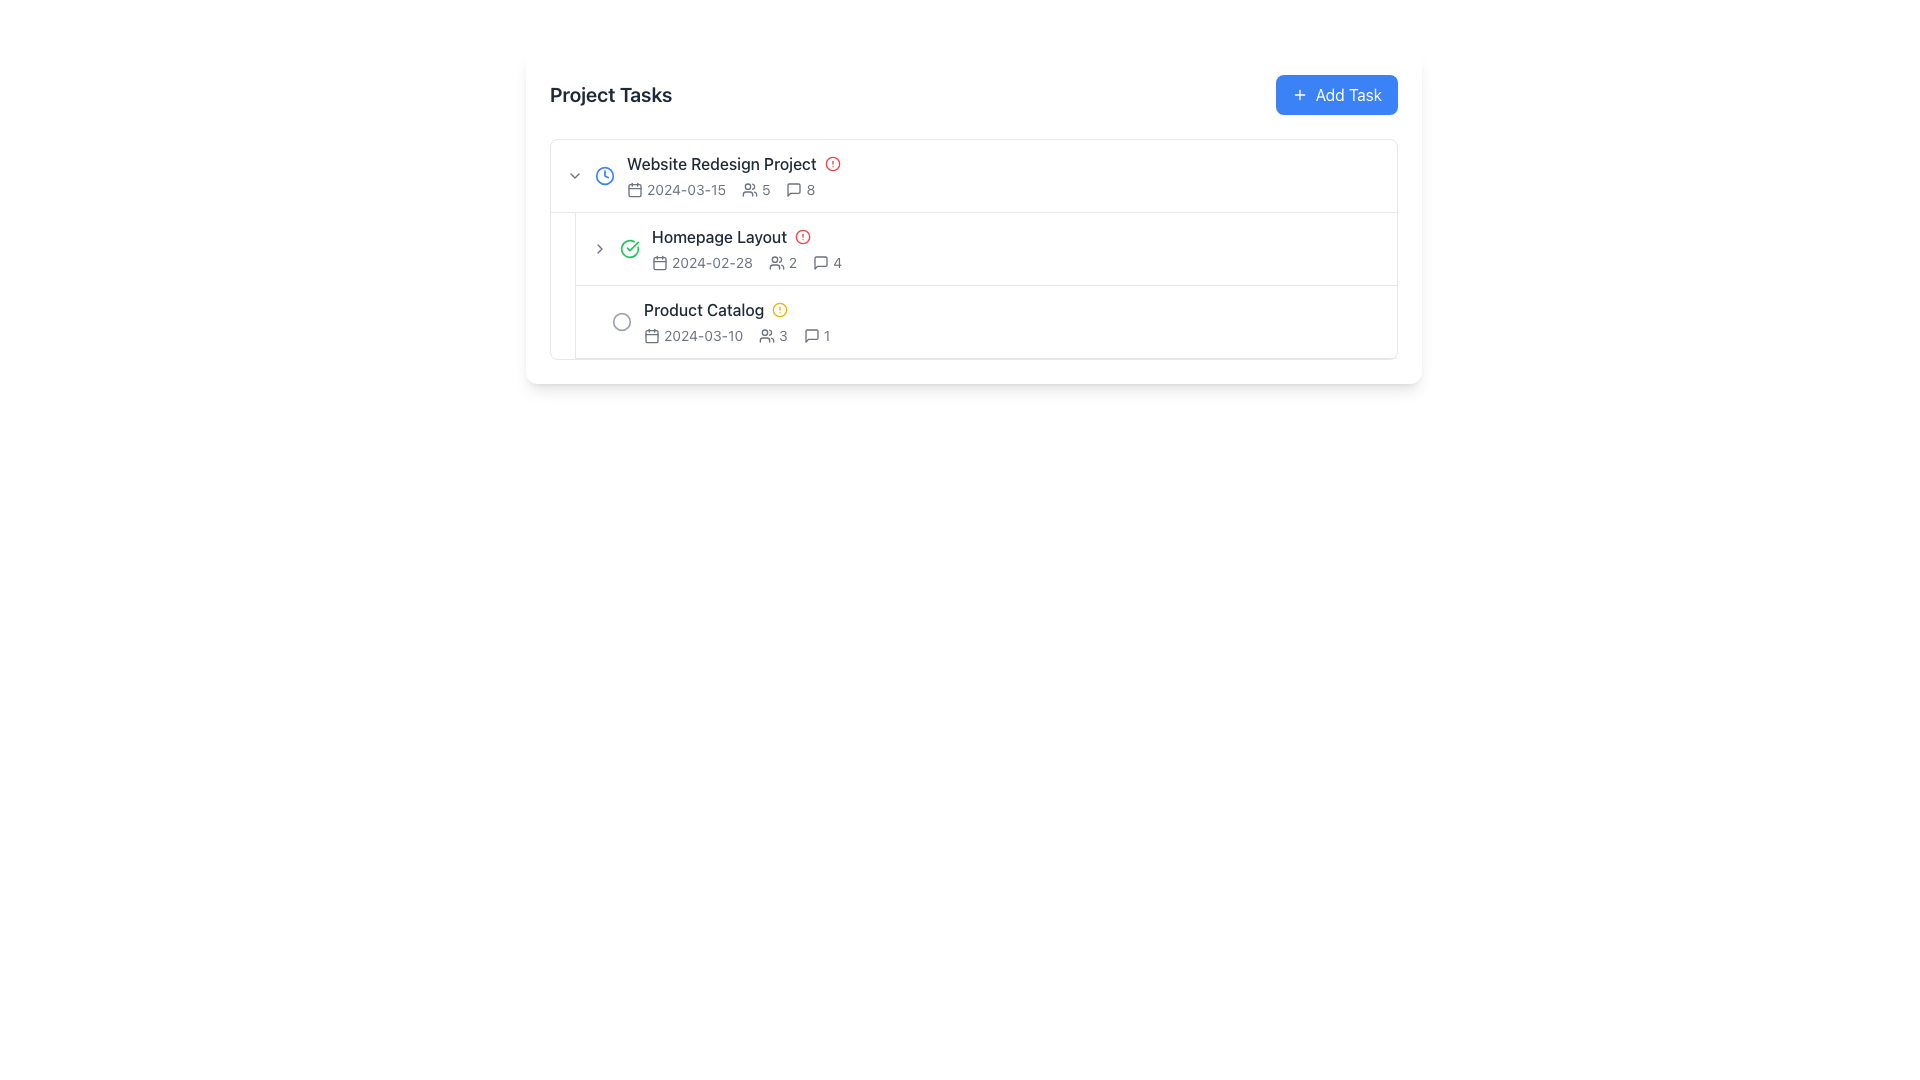 This screenshot has width=1920, height=1080. What do you see at coordinates (1336, 95) in the screenshot?
I see `the 'Add Task' button with a blue background and white text to observe its hover effect` at bounding box center [1336, 95].